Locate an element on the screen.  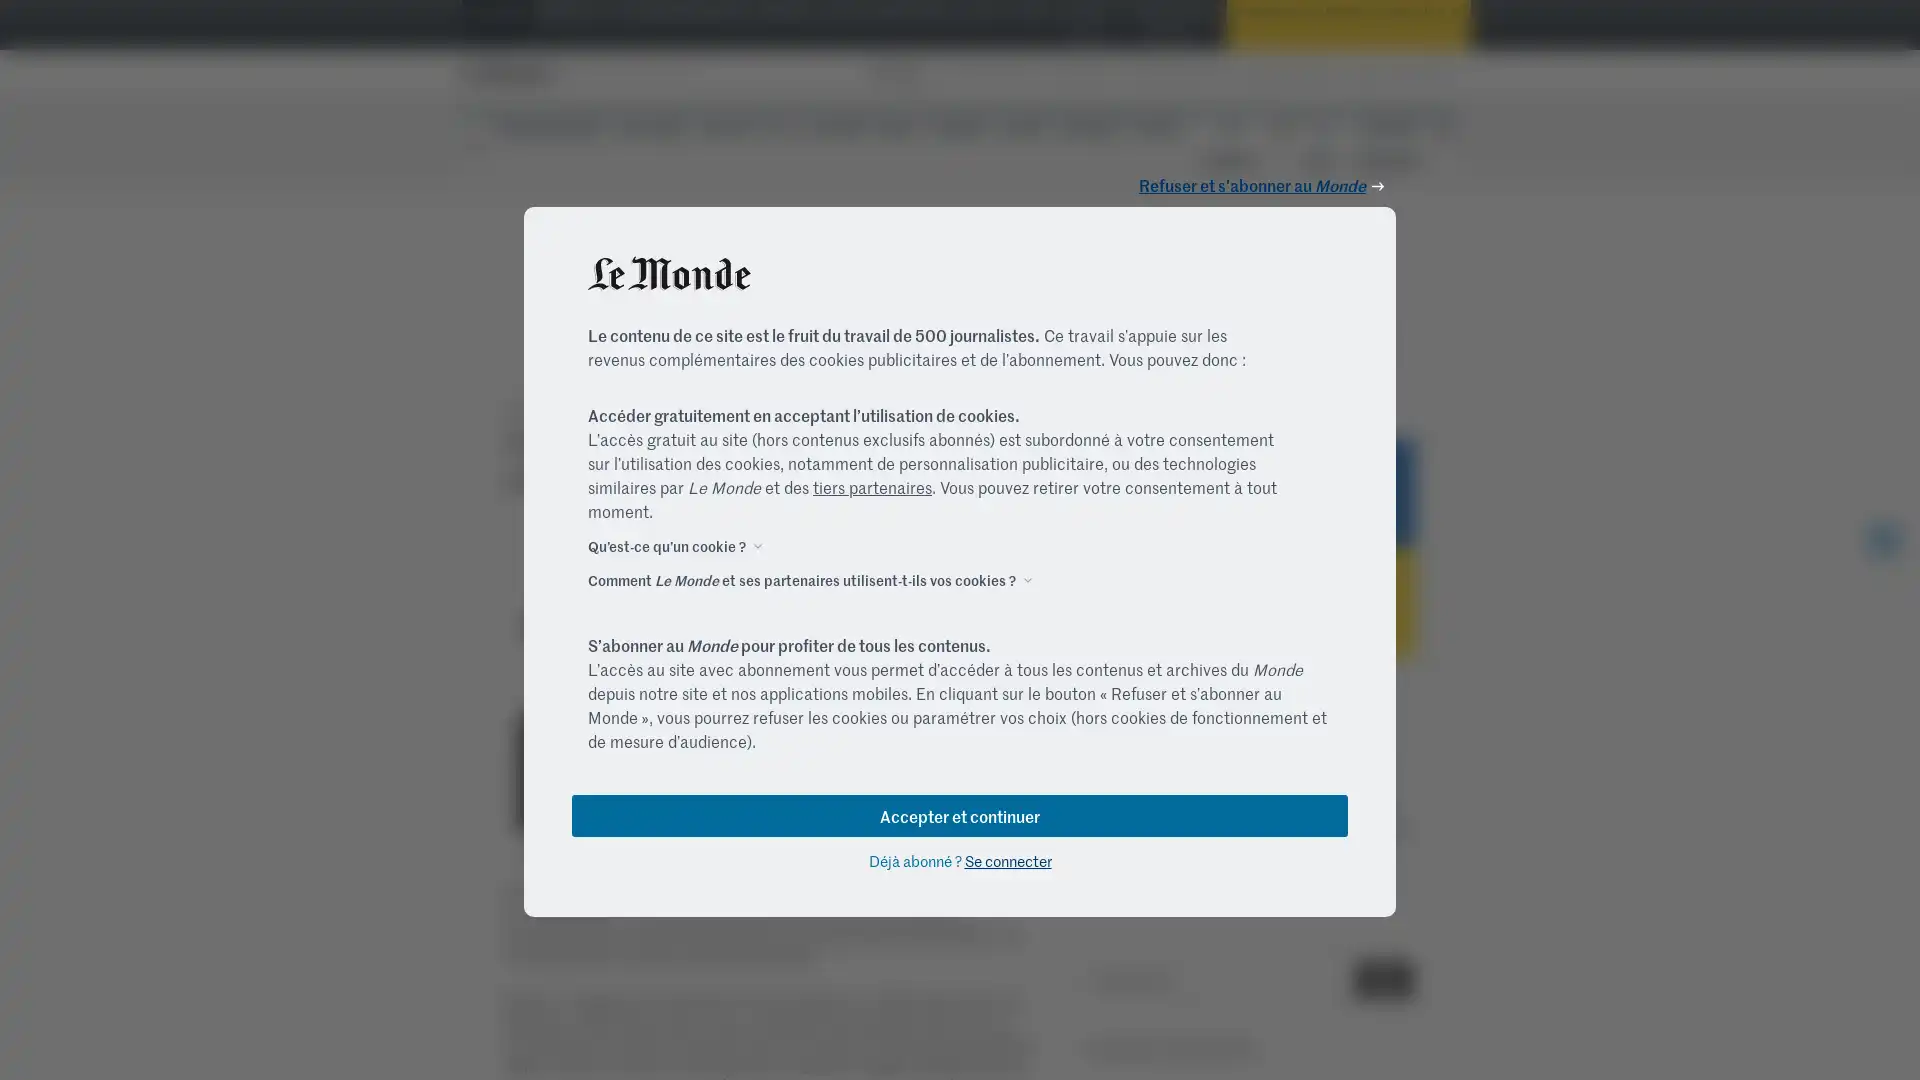
Recherche is located at coordinates (1382, 978).